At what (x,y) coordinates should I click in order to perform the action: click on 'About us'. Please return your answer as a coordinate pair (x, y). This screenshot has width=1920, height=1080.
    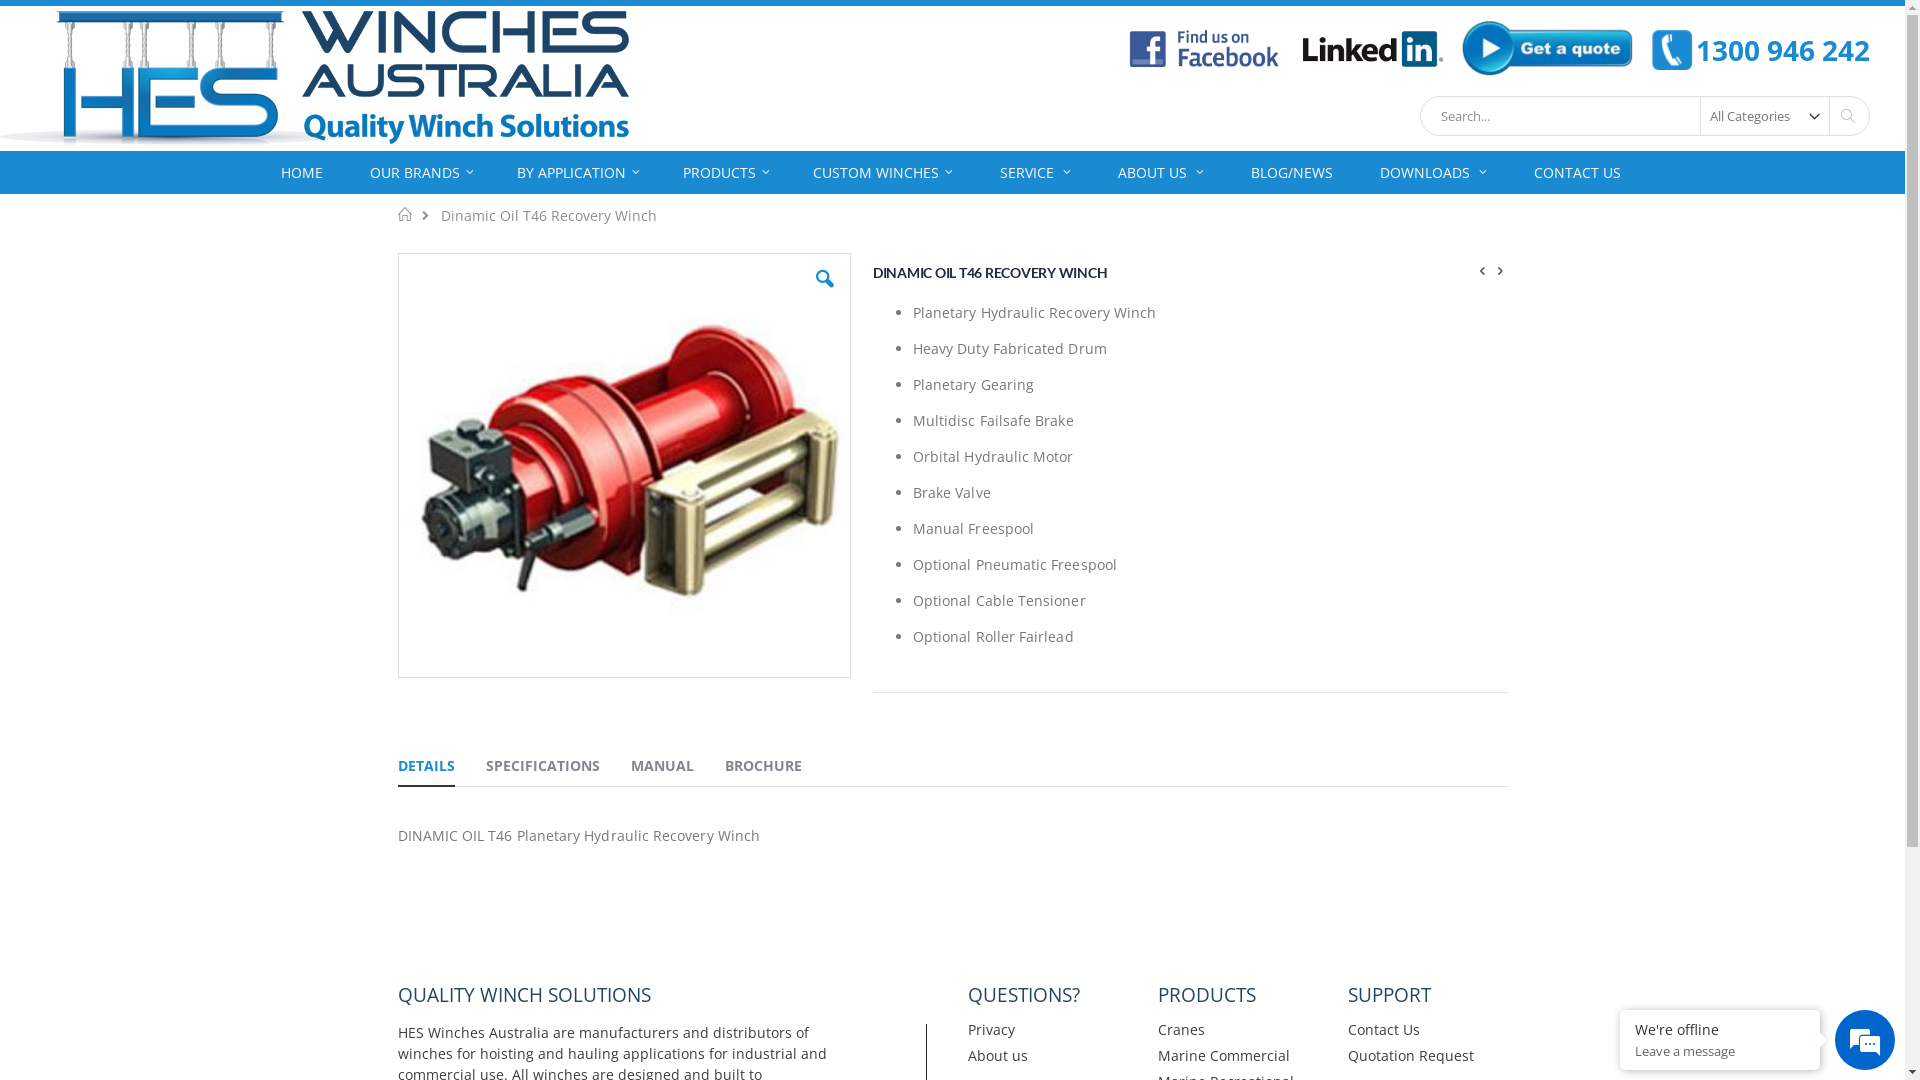
    Looking at the image, I should click on (998, 1054).